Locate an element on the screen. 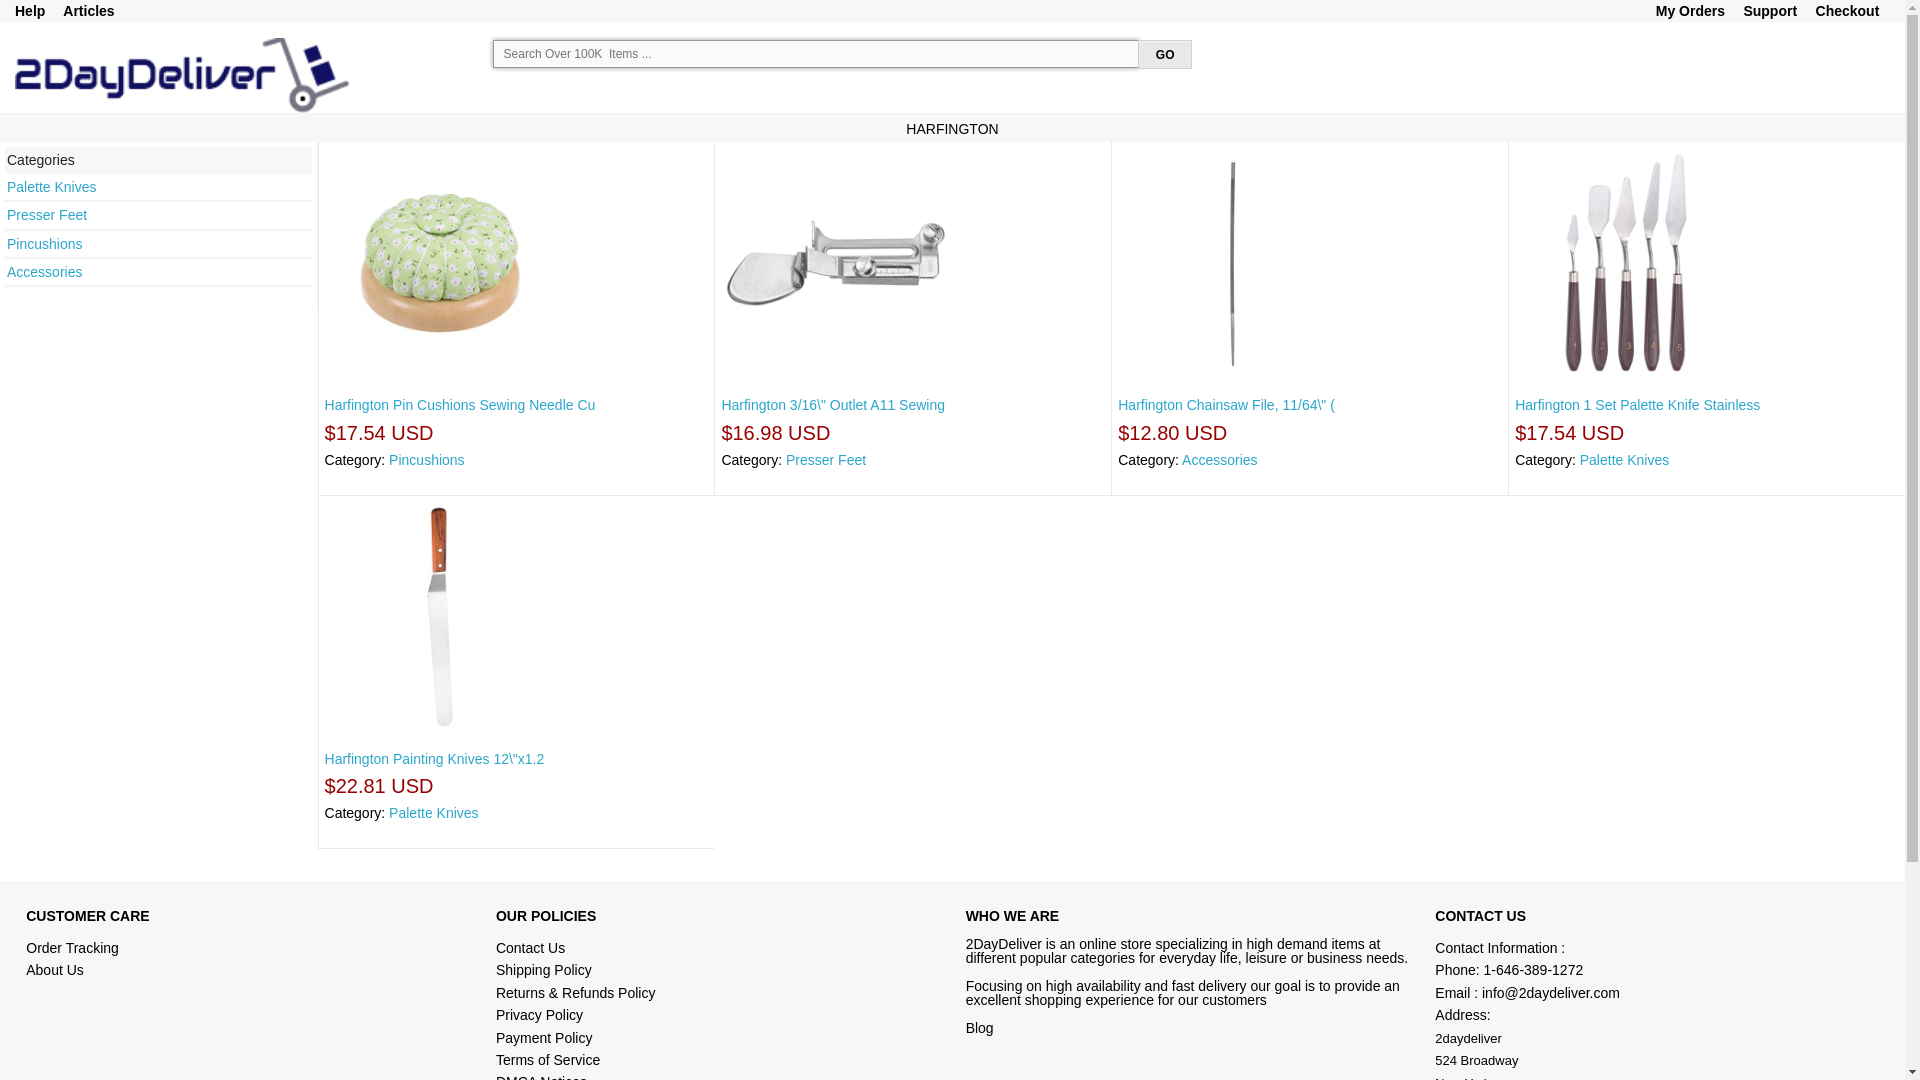  'Shipping Policy' is located at coordinates (546, 968).